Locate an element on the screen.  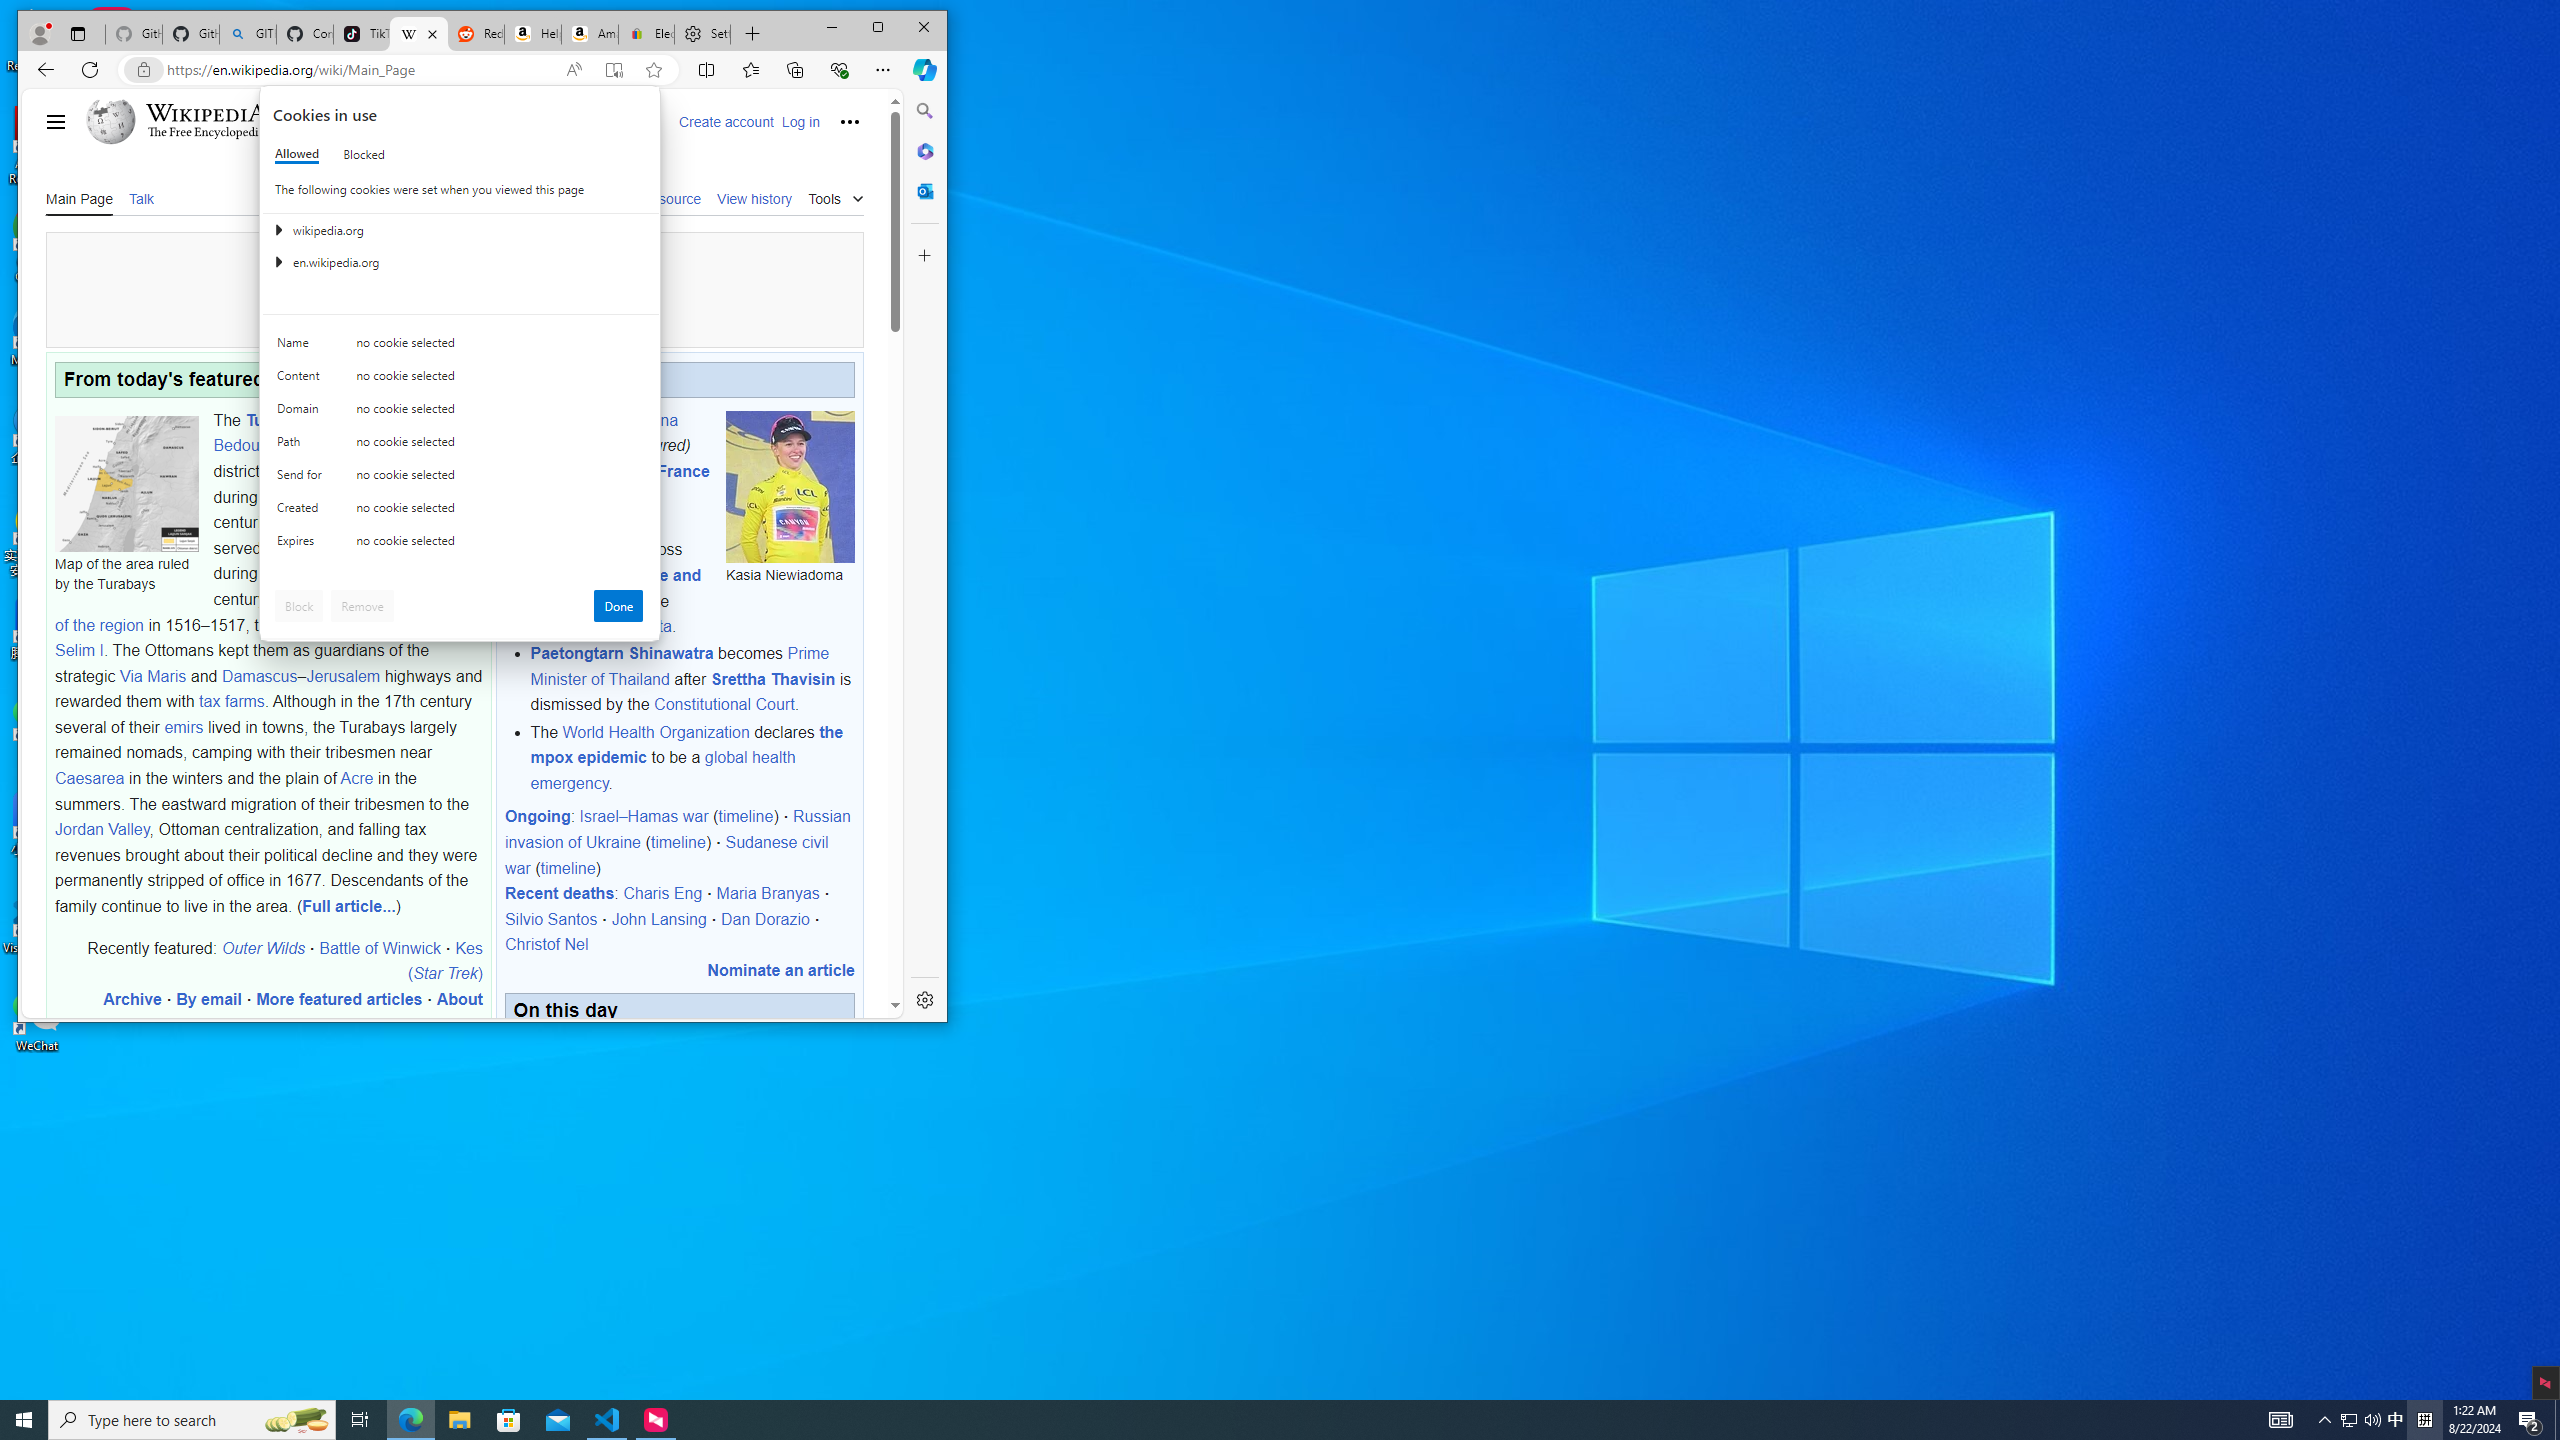
'File Explorer' is located at coordinates (358, 1418).